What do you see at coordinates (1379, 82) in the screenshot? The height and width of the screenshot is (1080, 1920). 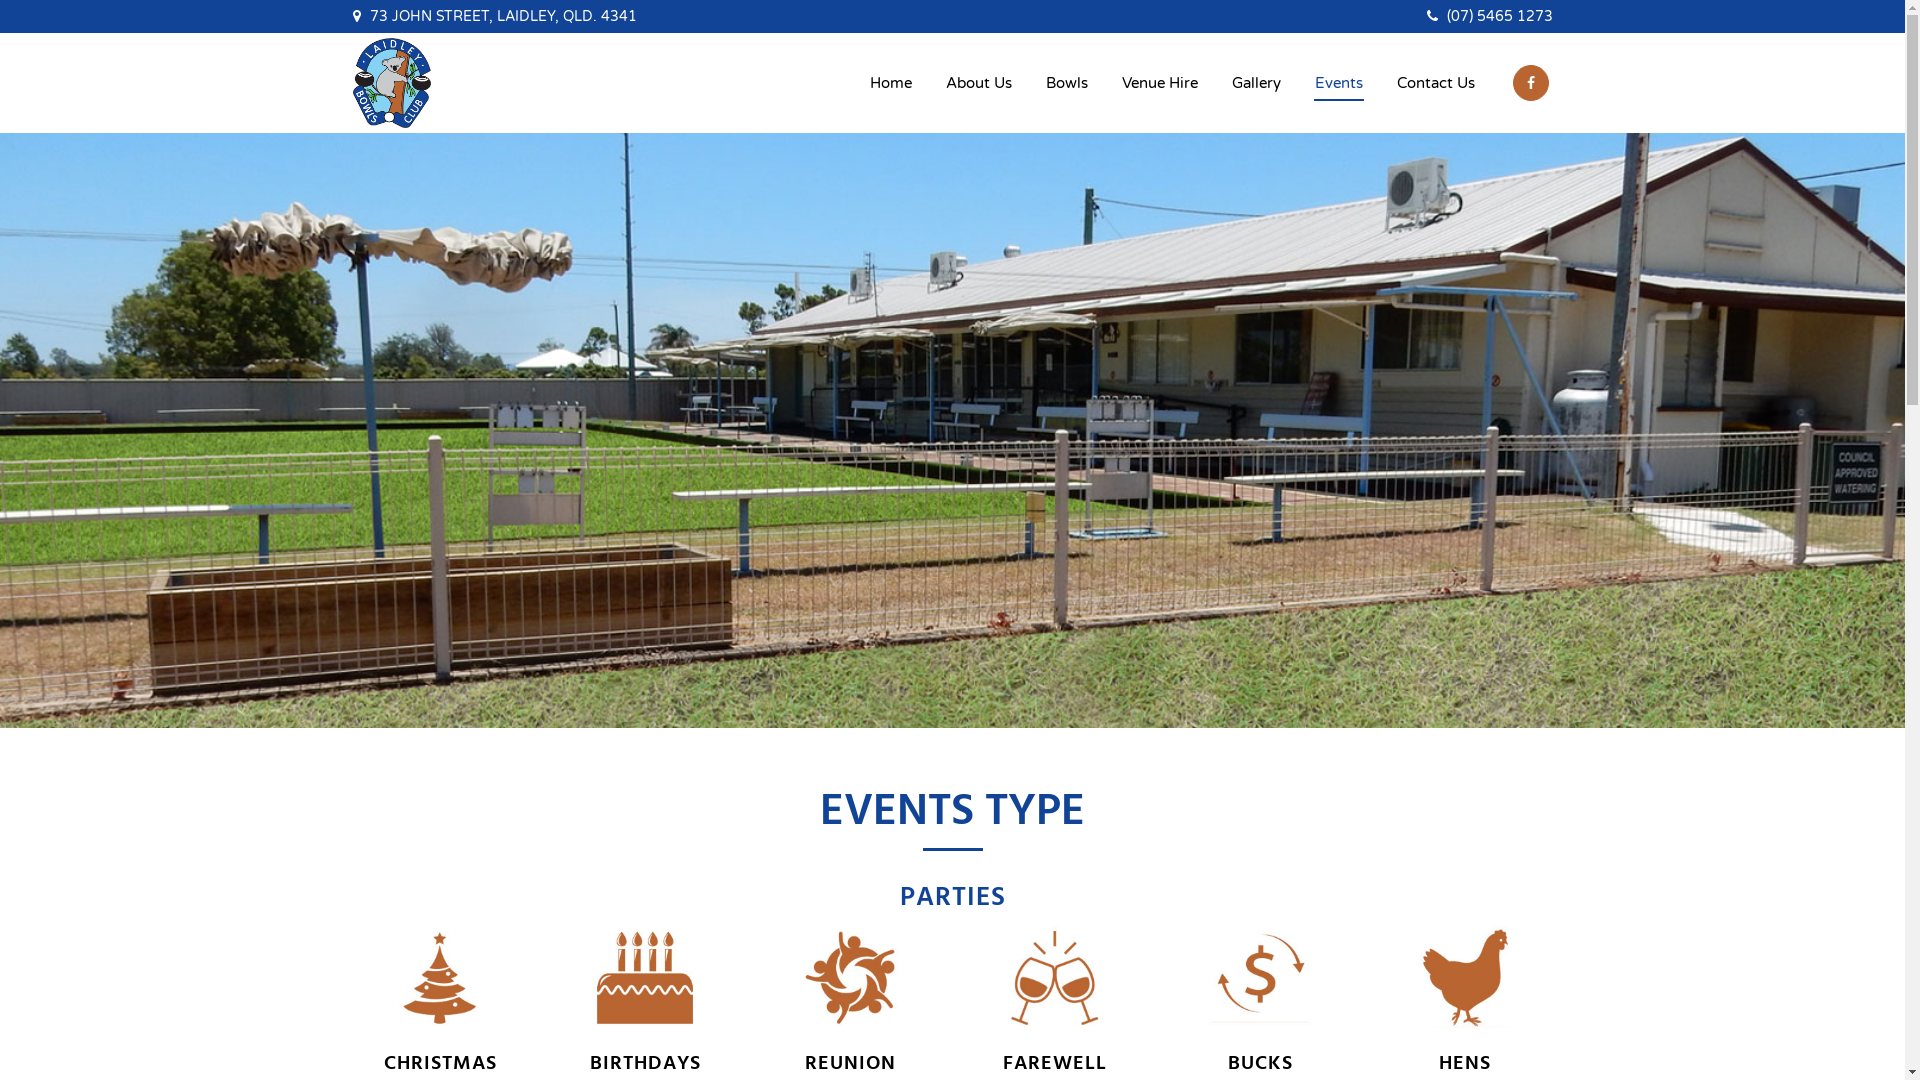 I see `'Contact Us'` at bounding box center [1379, 82].